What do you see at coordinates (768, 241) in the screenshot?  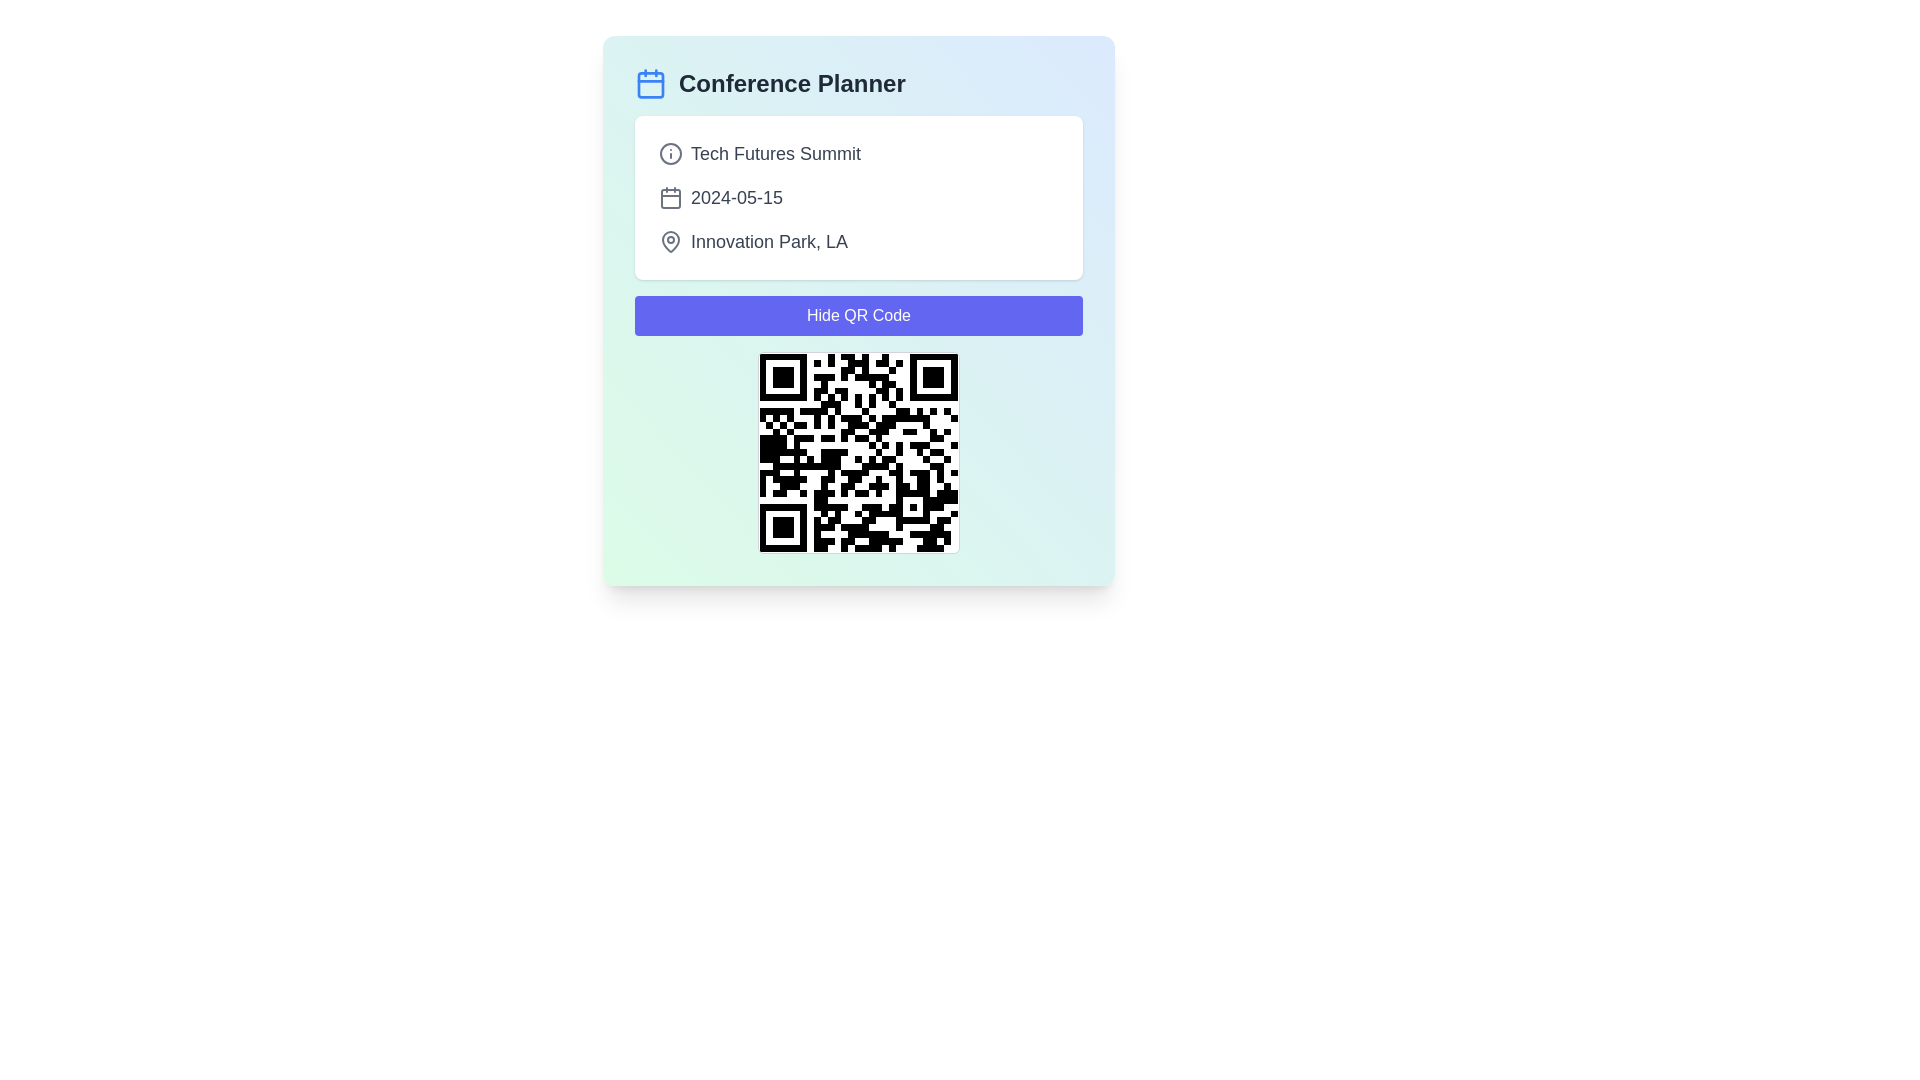 I see `the text label displaying 'Innovation Park, LA', which is styled in gray and located to the right of a location icon within the 'Conference Planner' section` at bounding box center [768, 241].